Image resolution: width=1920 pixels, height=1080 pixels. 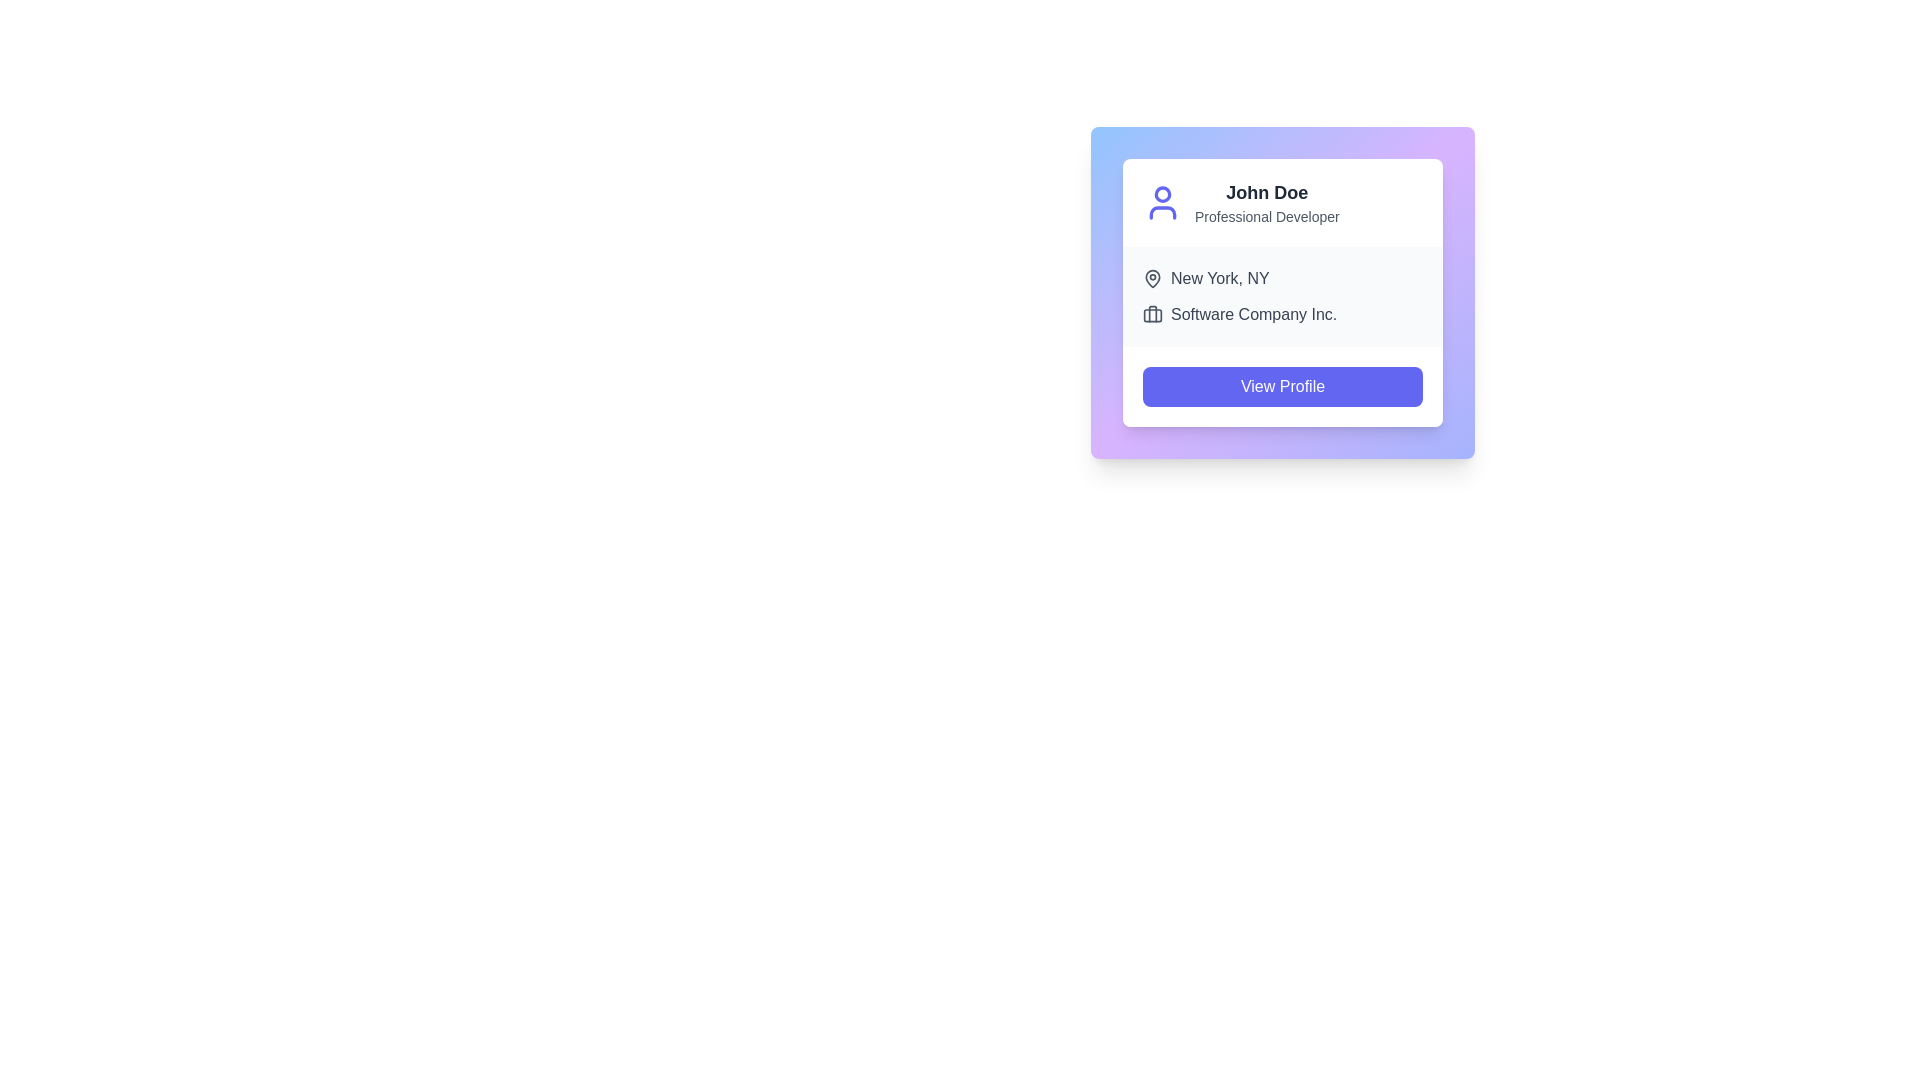 What do you see at coordinates (1266, 216) in the screenshot?
I see `the text label indicating the professional title 'Professional Developer' located beneath the name 'John Doe' in the profile card component` at bounding box center [1266, 216].